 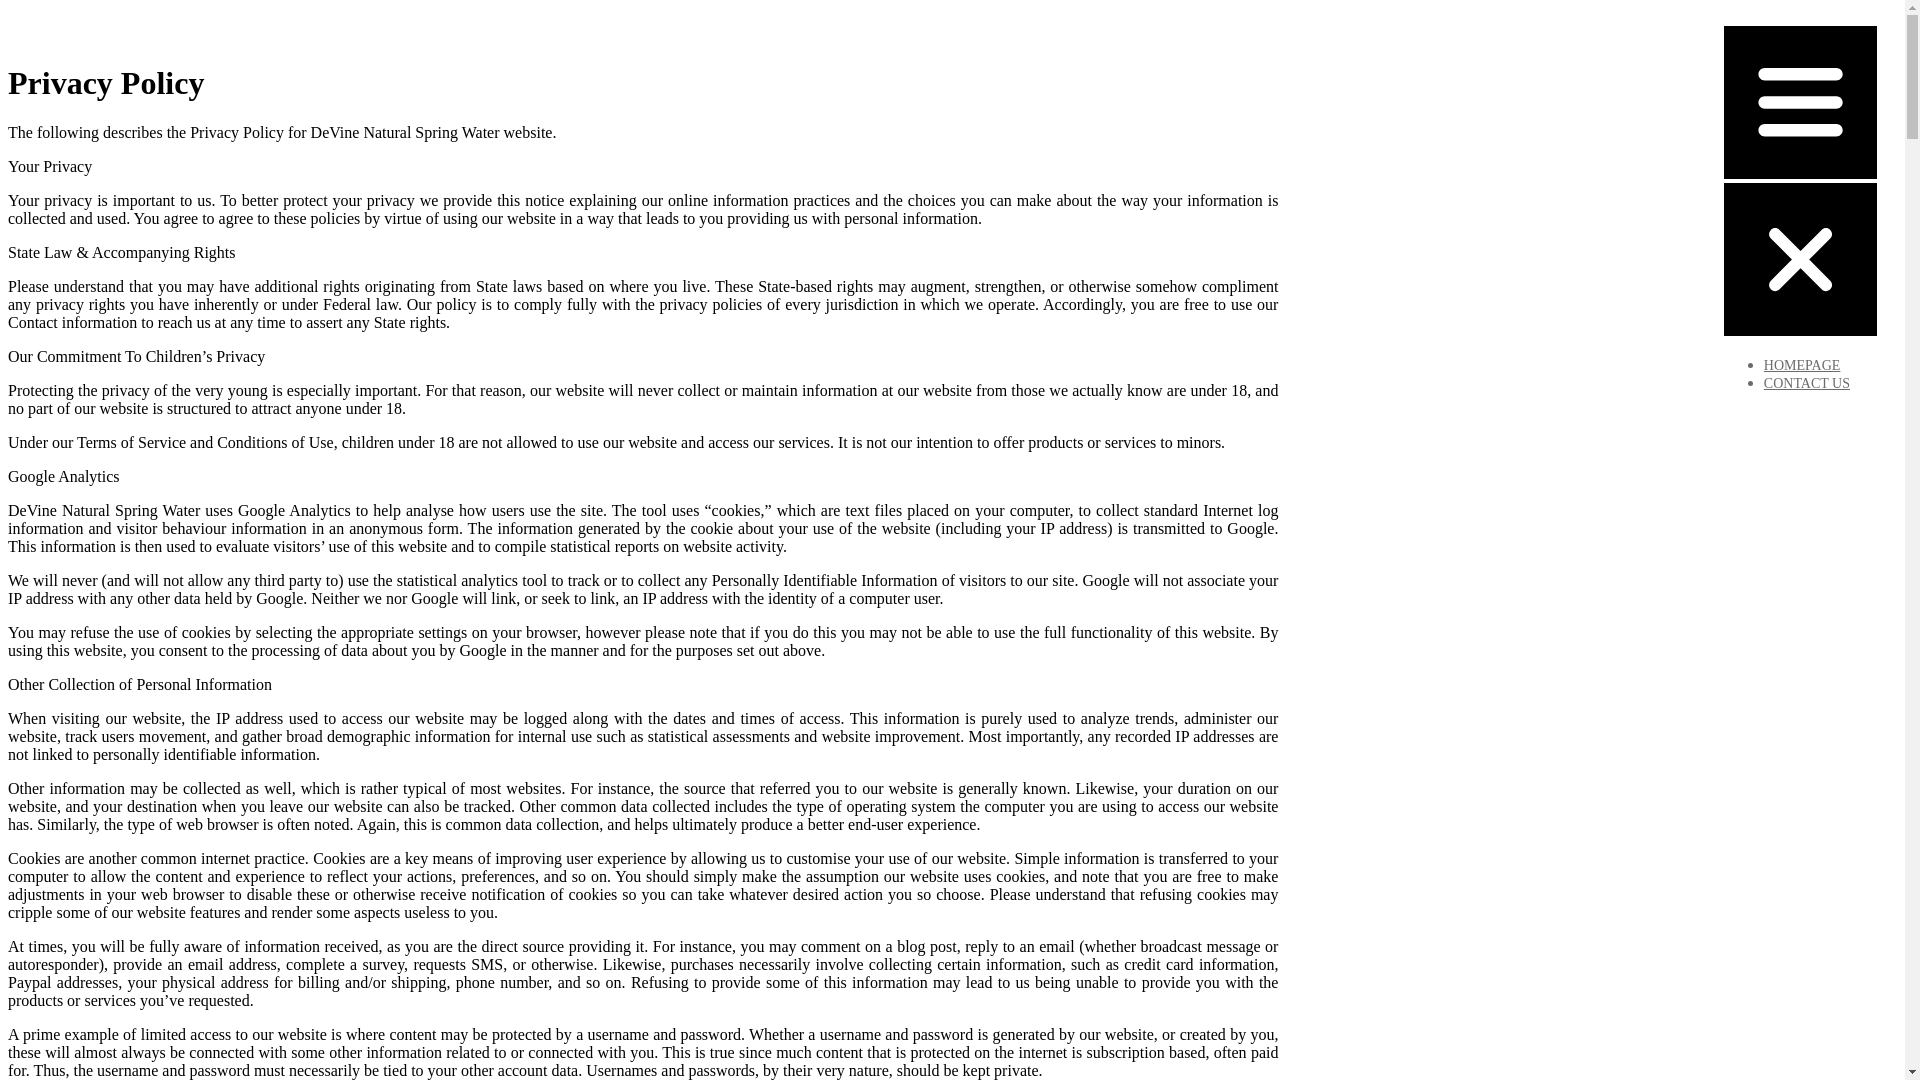 What do you see at coordinates (1806, 383) in the screenshot?
I see `'CONTACT US'` at bounding box center [1806, 383].